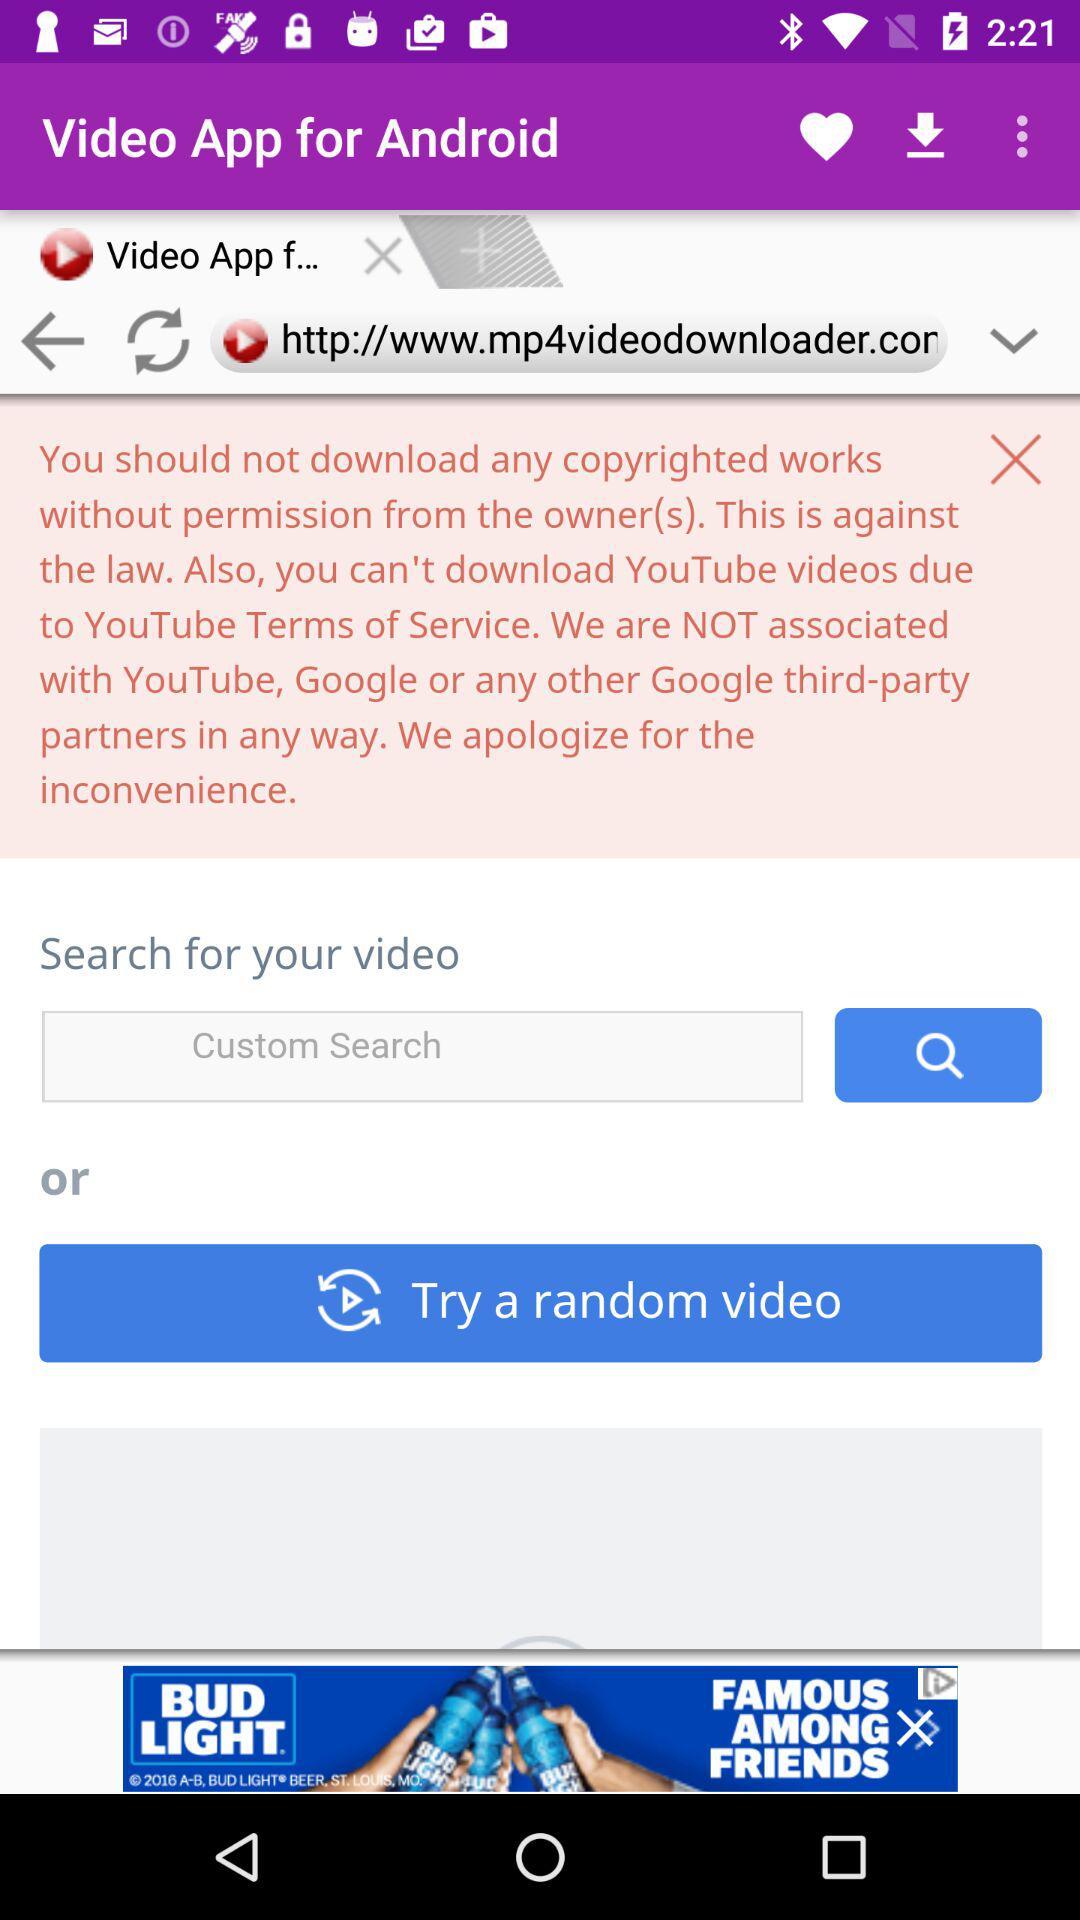  I want to click on the close icon, so click(914, 1727).